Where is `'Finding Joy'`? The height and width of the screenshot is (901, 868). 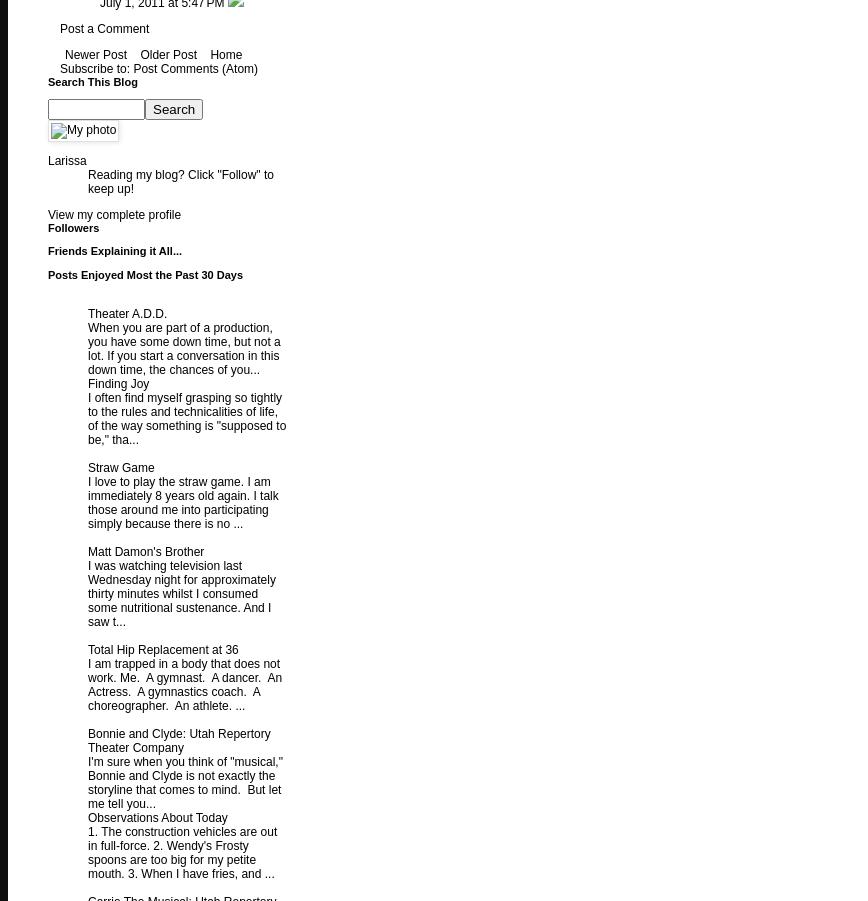 'Finding Joy' is located at coordinates (118, 383).